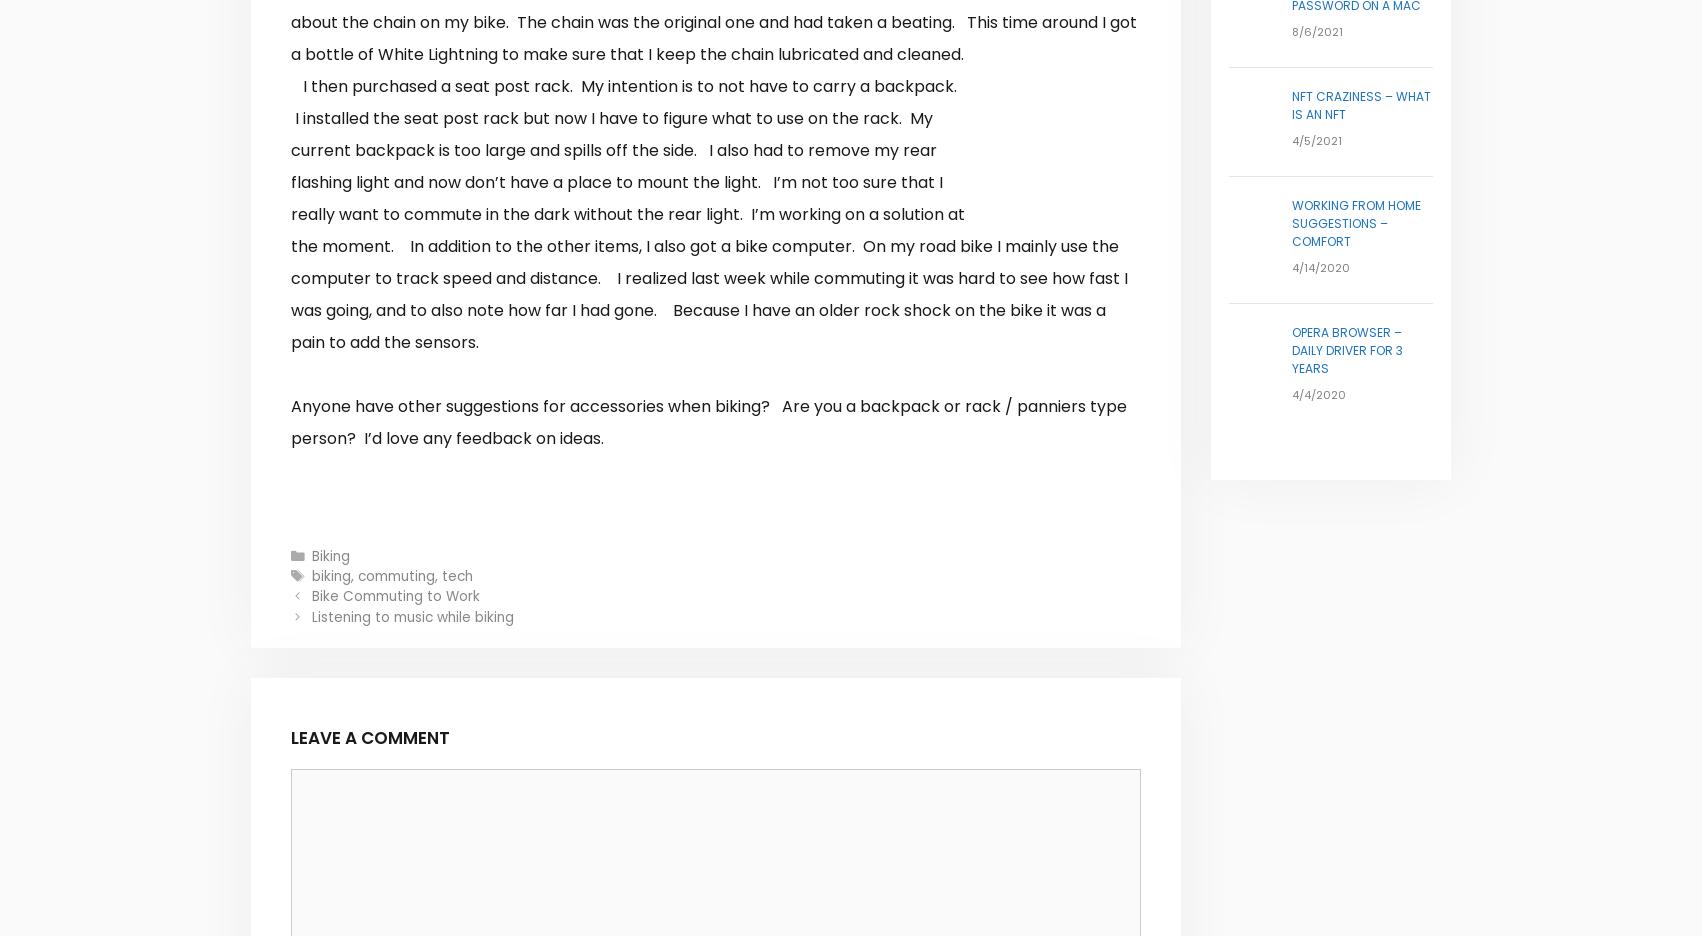 This screenshot has width=1702, height=936. I want to click on 'Bike Commuting to Work', so click(396, 596).